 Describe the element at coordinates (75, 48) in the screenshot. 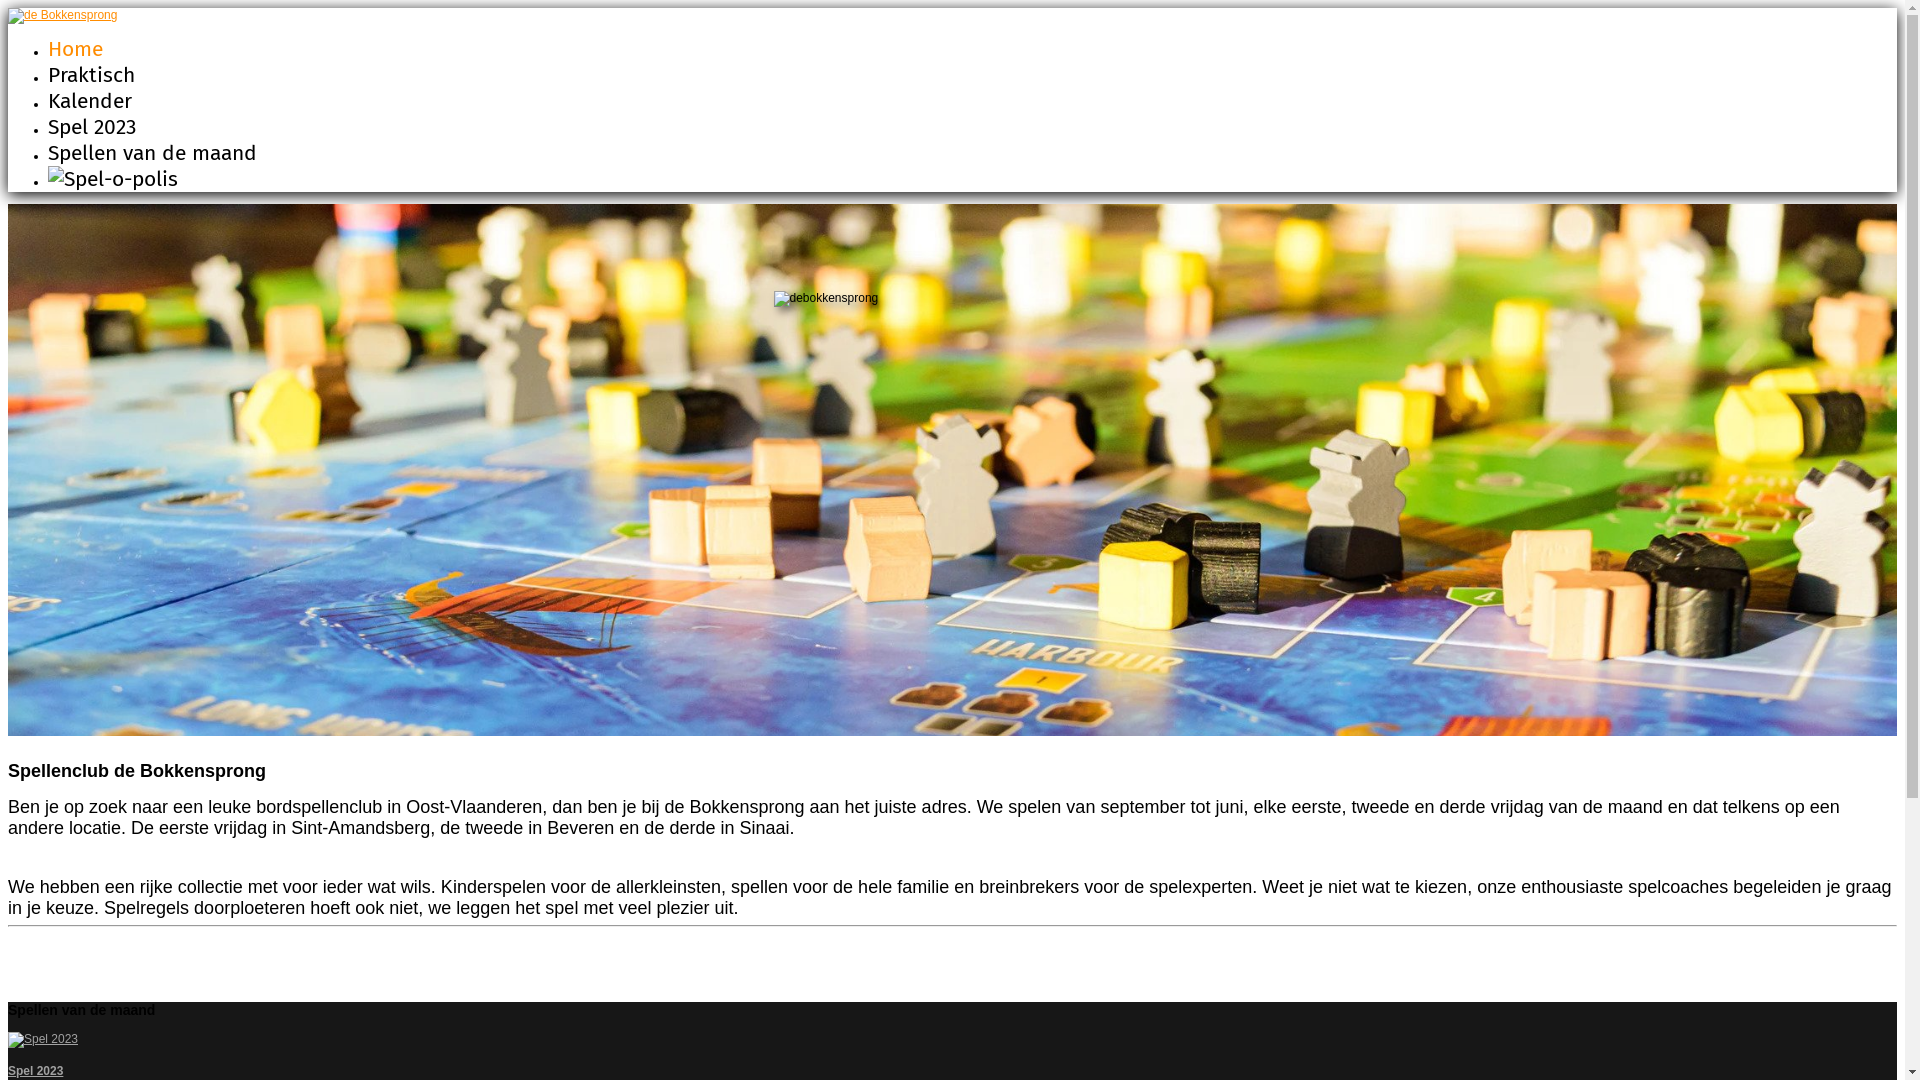

I see `'Home'` at that location.